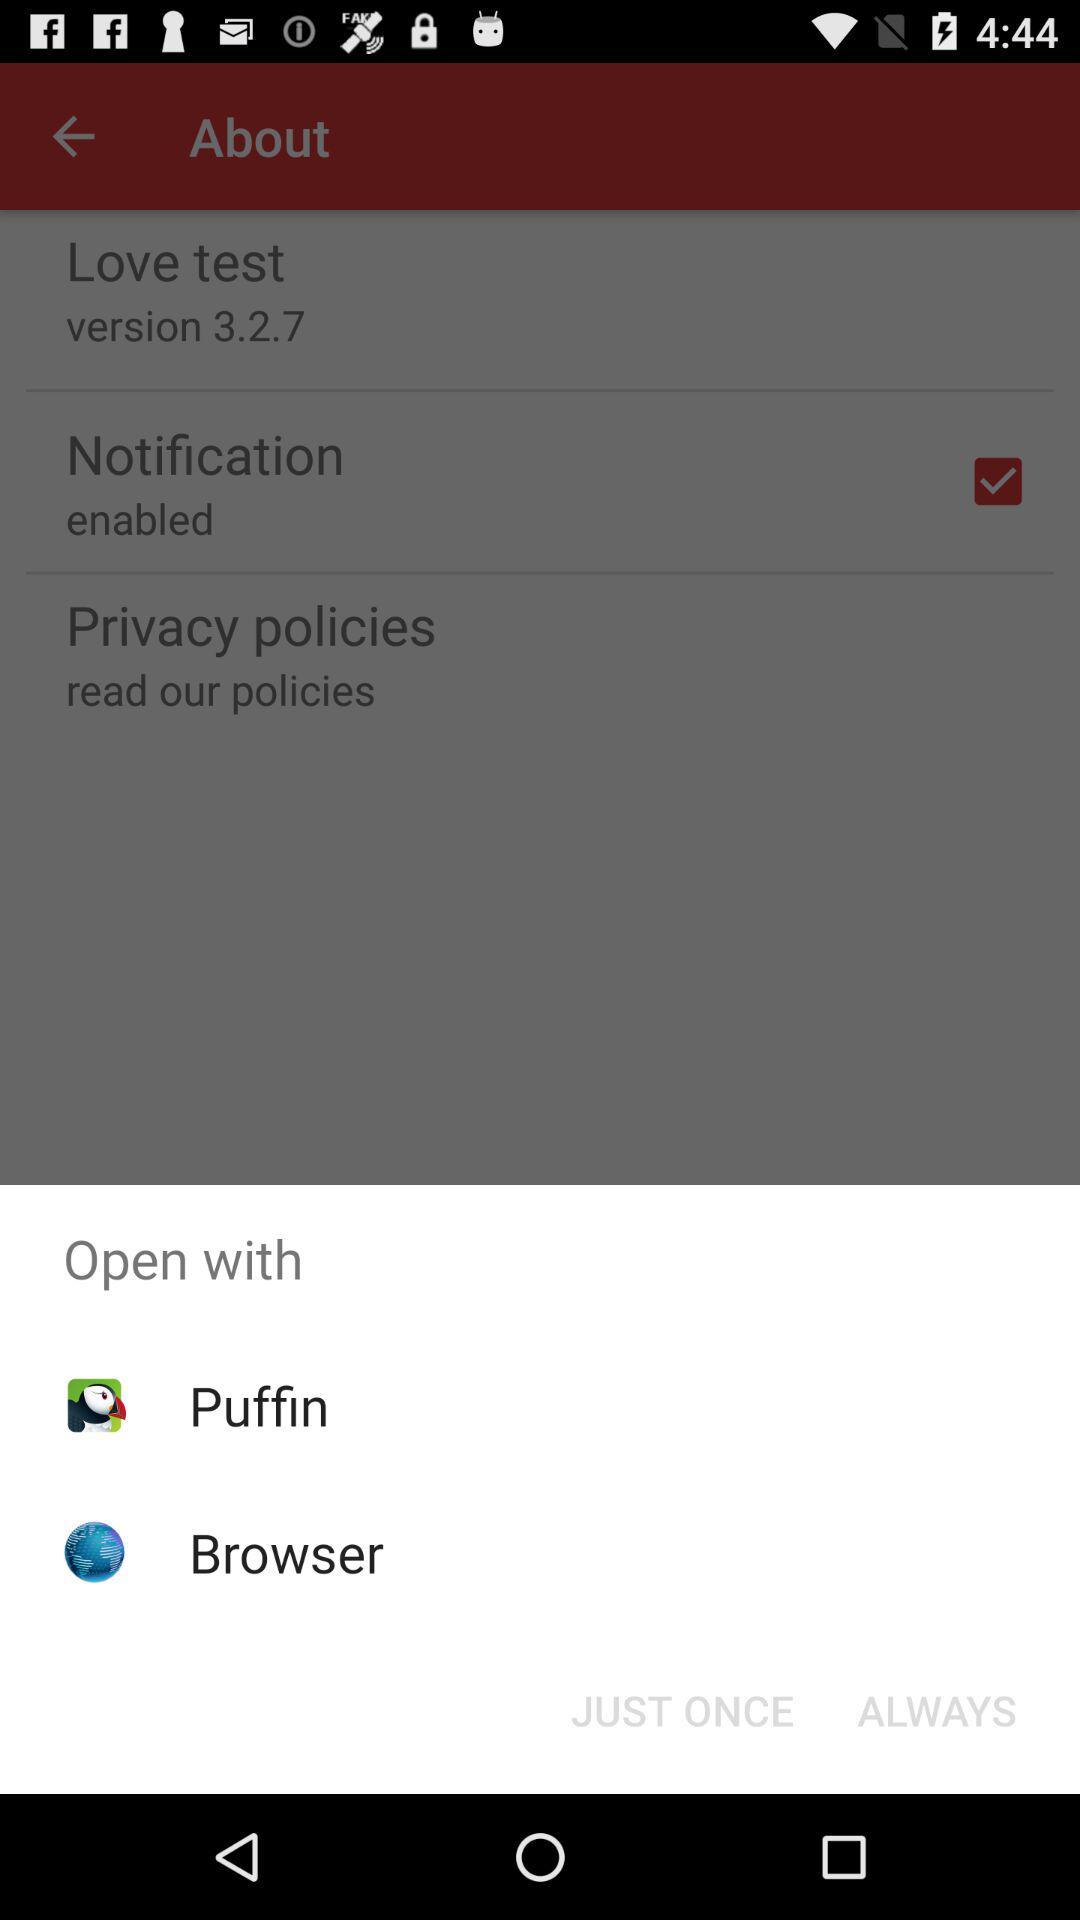  Describe the element at coordinates (681, 1708) in the screenshot. I see `the icon below open with item` at that location.